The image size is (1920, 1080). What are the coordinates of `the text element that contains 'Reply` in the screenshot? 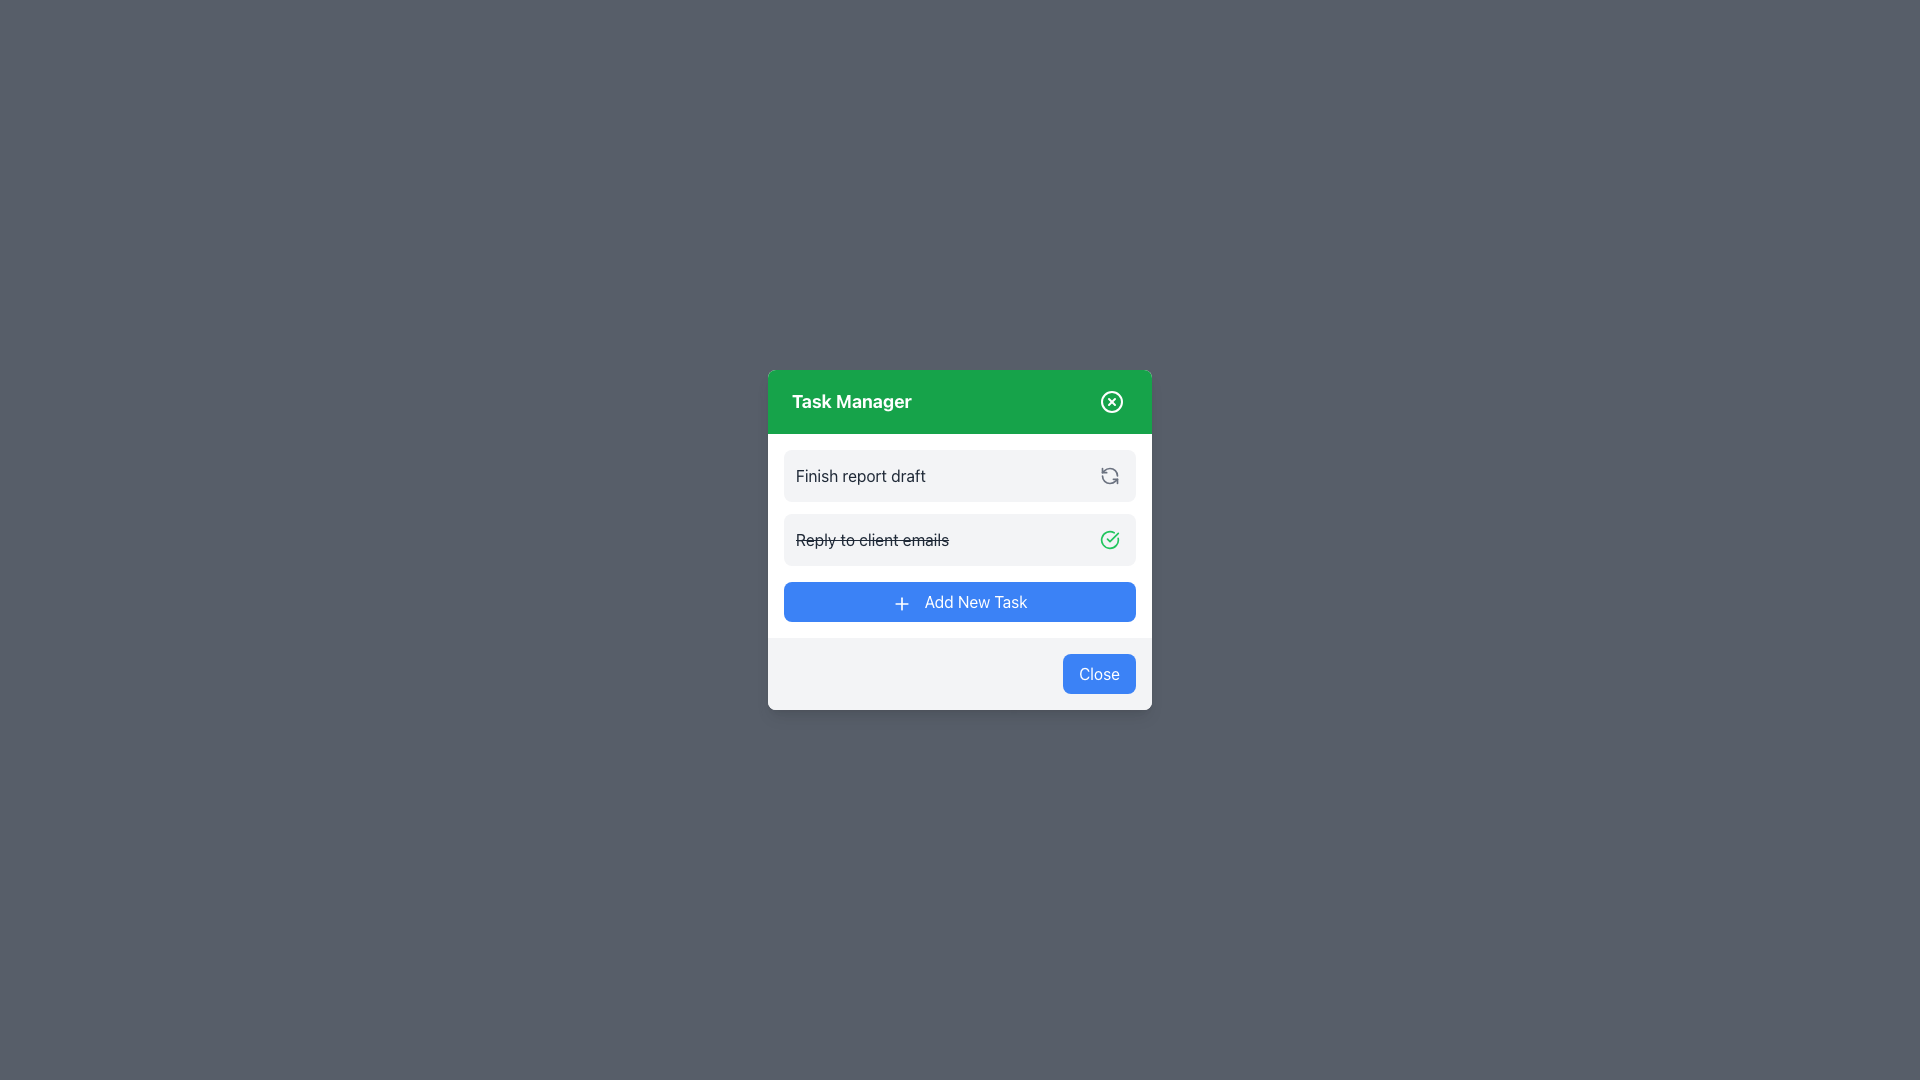 It's located at (872, 540).